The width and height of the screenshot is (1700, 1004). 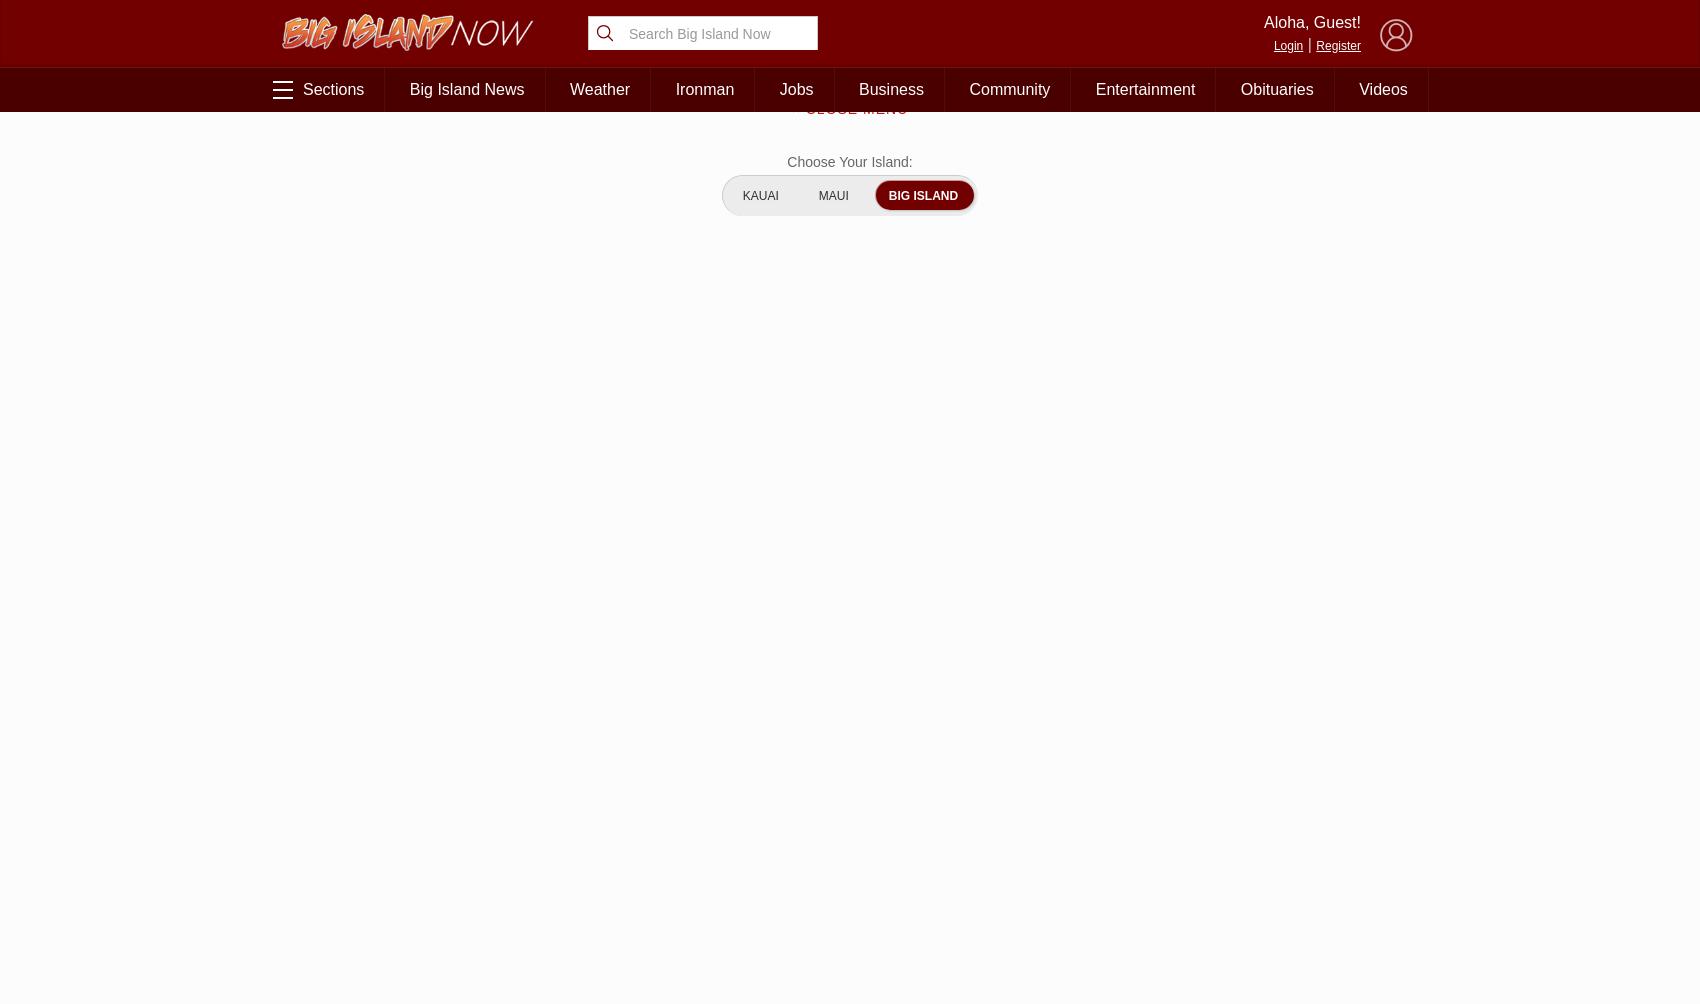 I want to click on 'Ironman', so click(x=704, y=89).